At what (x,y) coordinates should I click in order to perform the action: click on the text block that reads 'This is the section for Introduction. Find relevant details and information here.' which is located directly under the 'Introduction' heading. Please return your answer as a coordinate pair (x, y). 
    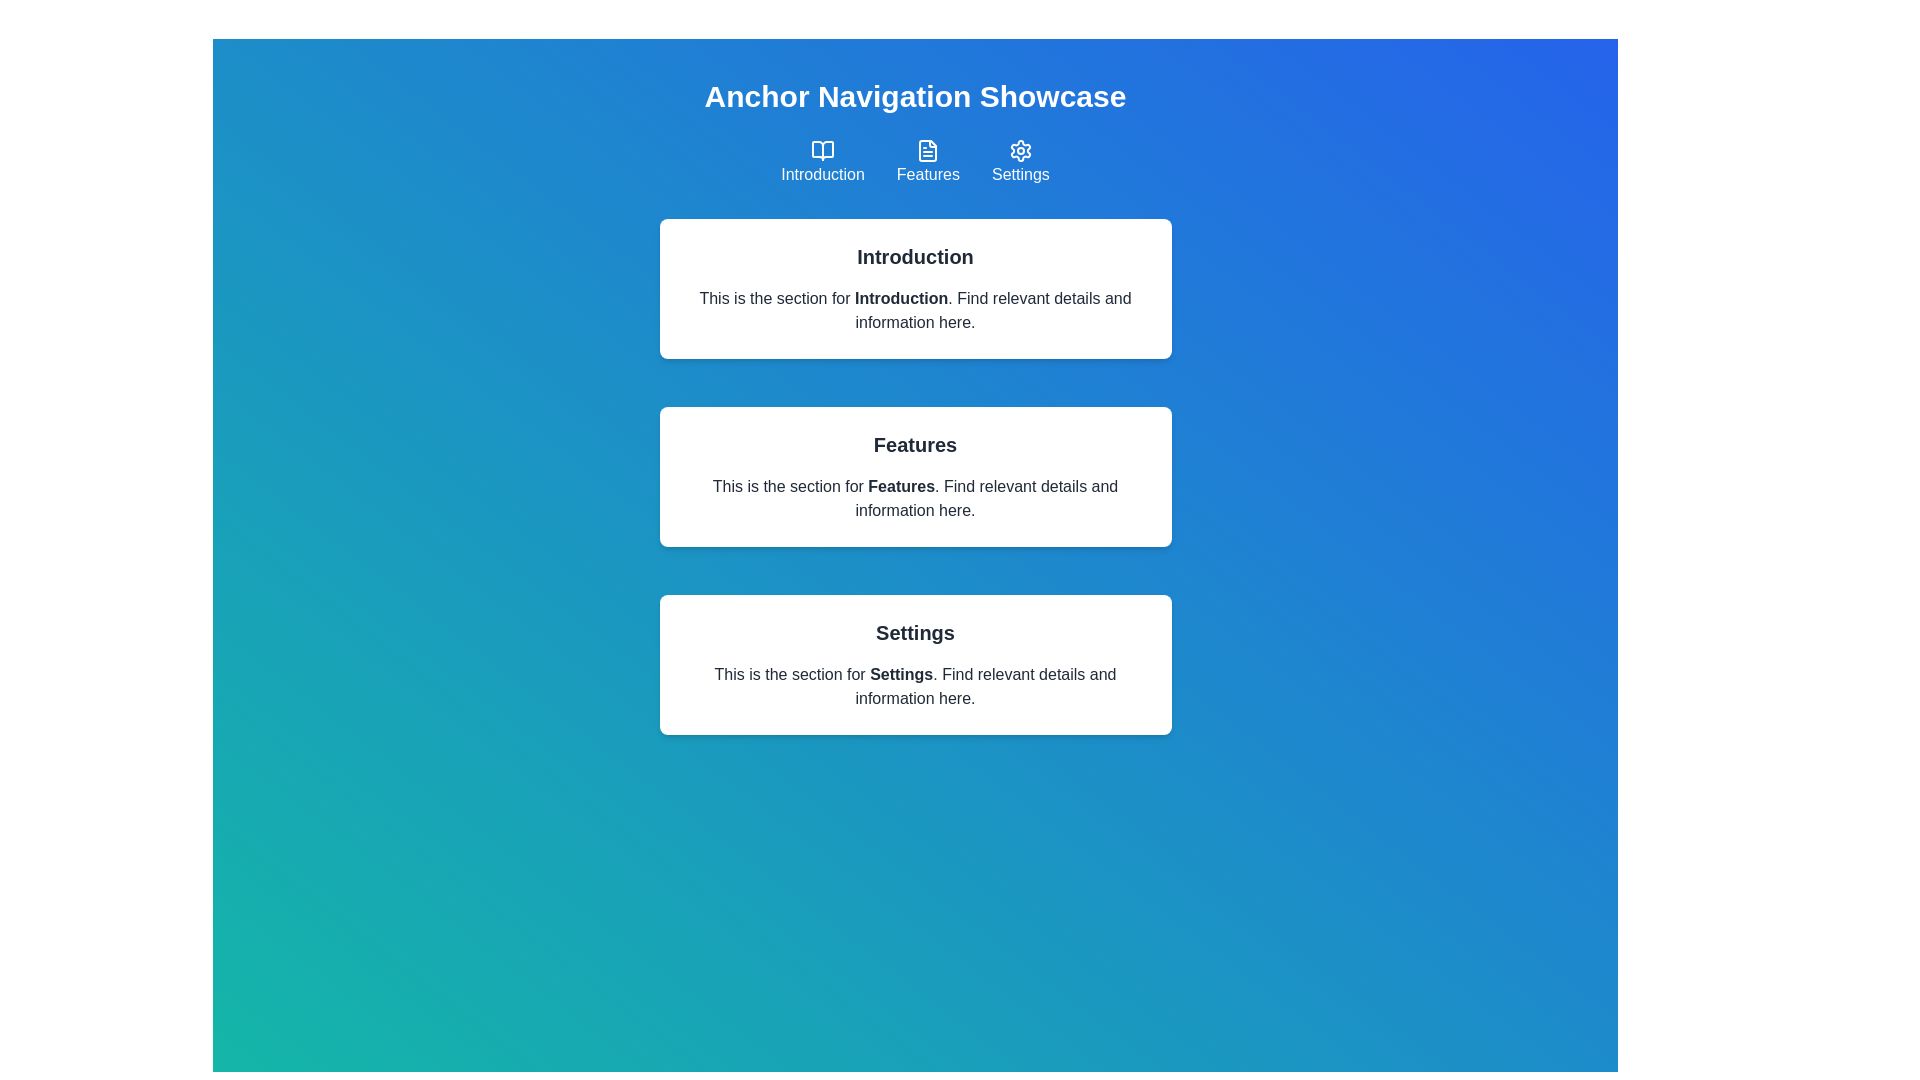
    Looking at the image, I should click on (914, 311).